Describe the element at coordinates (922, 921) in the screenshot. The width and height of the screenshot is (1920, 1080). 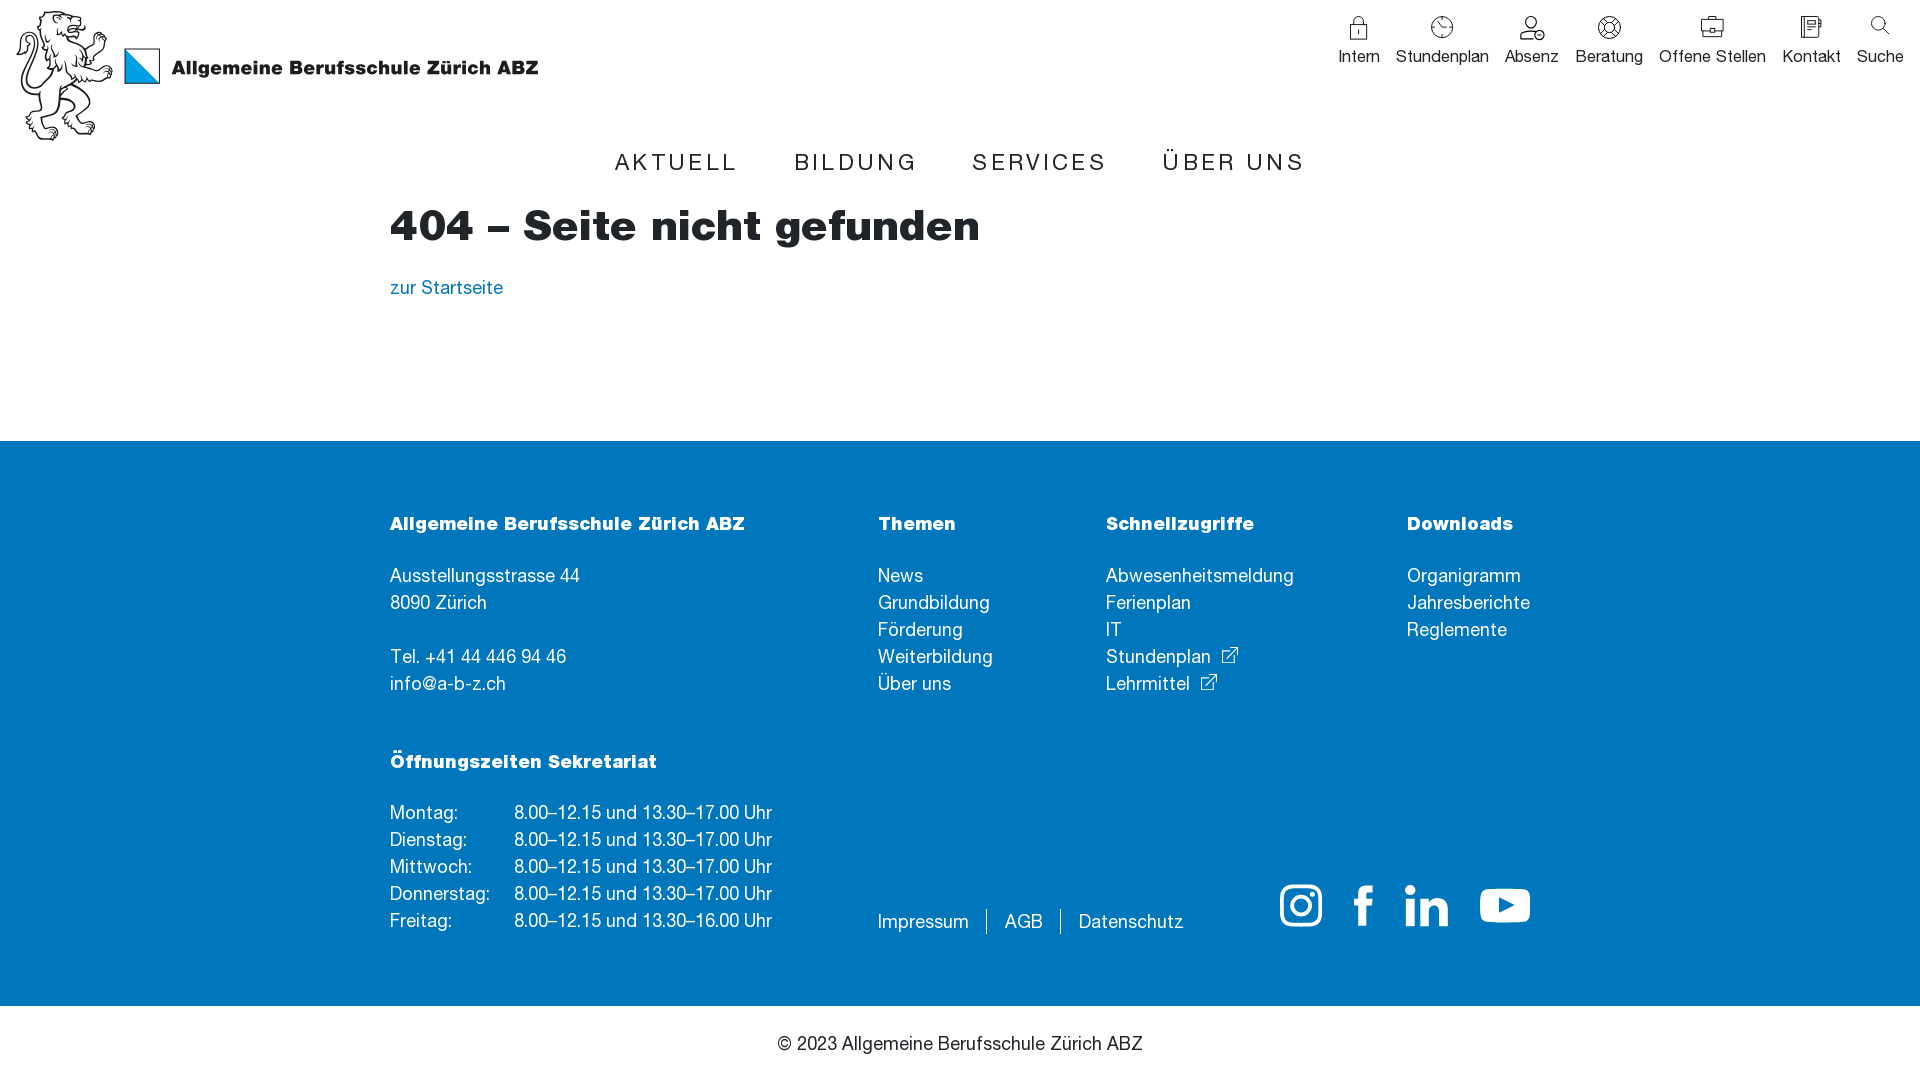
I see `'Impressum'` at that location.